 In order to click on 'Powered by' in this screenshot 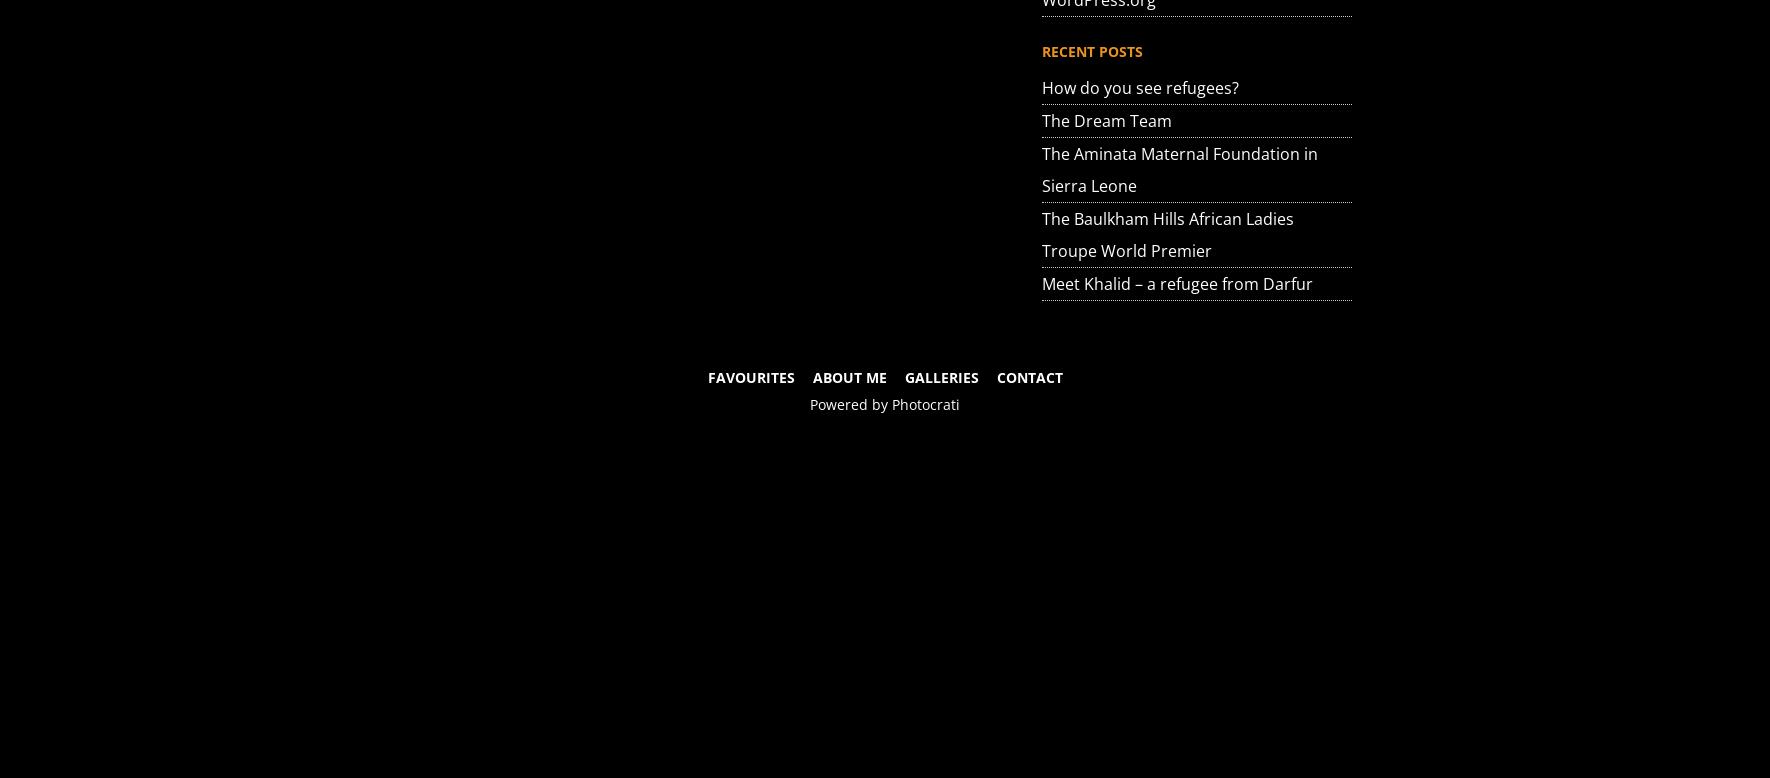, I will do `click(851, 404)`.